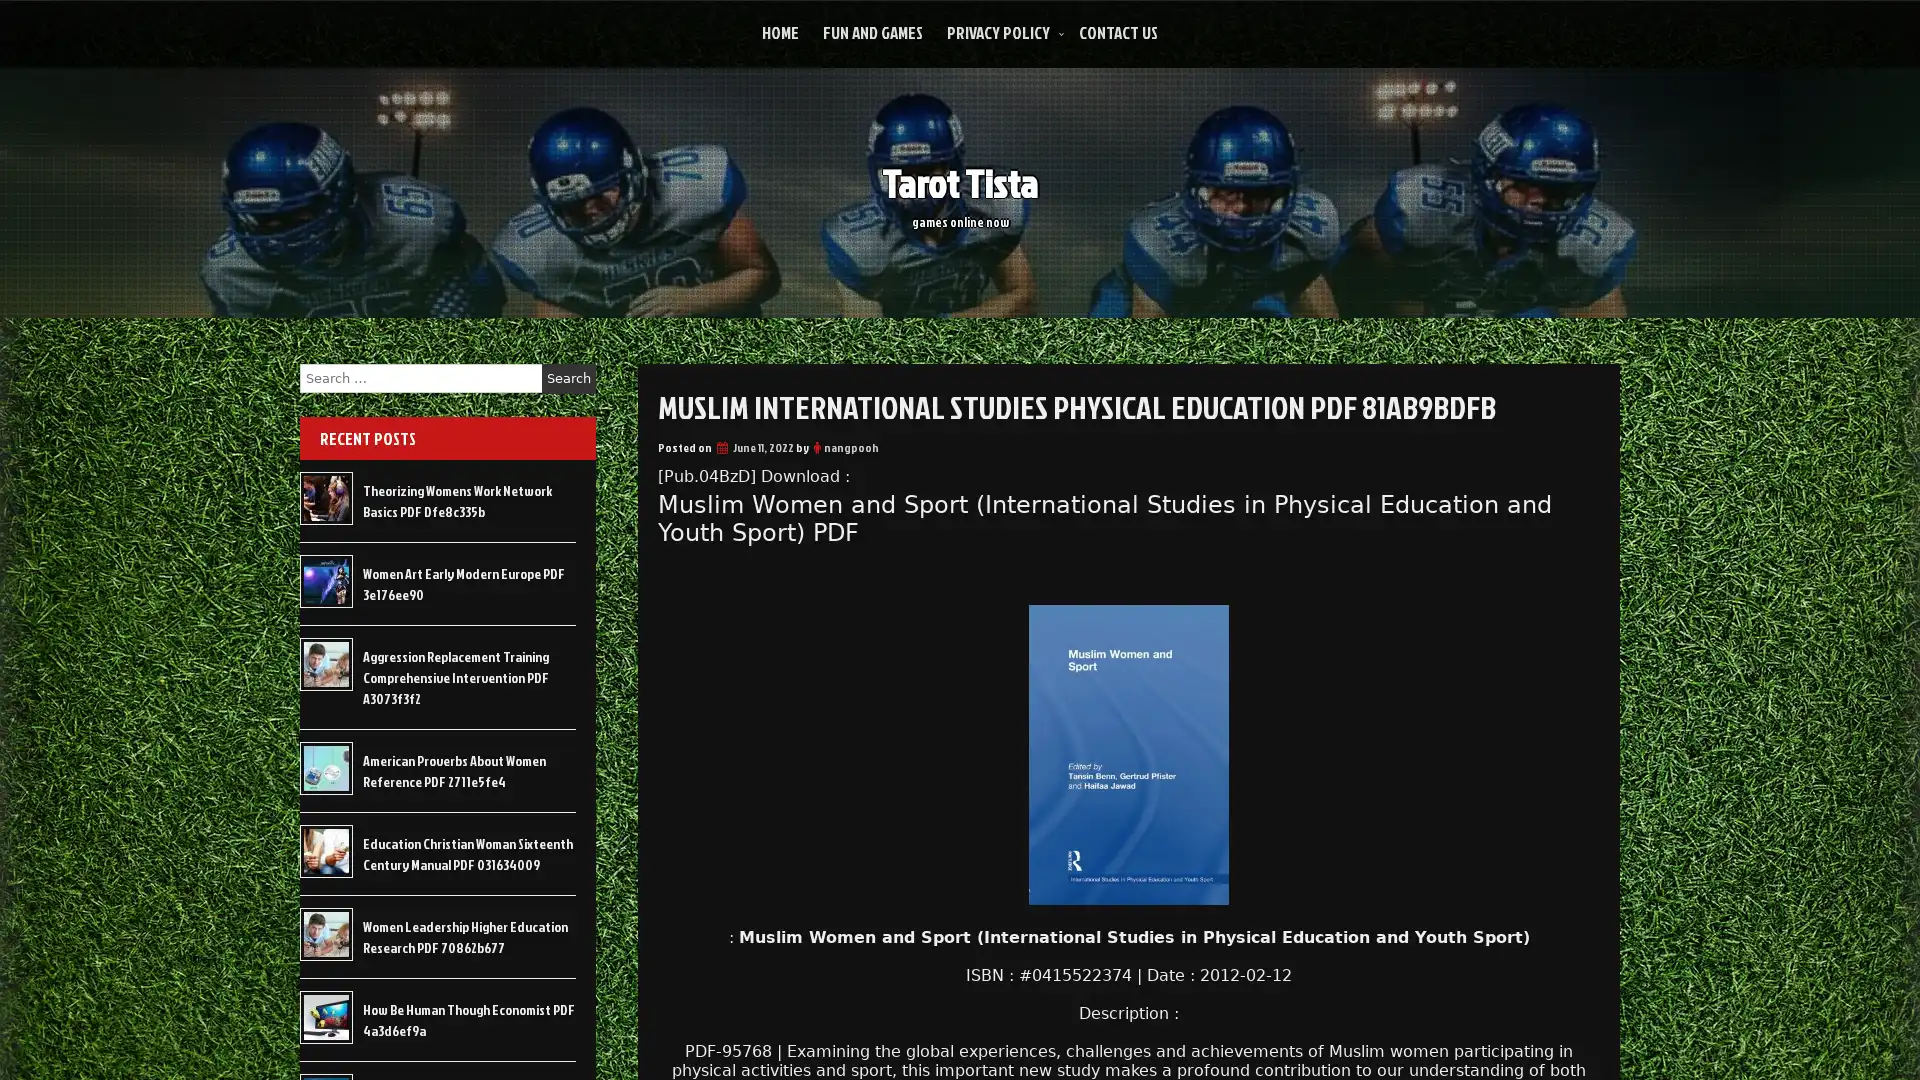 Image resolution: width=1920 pixels, height=1080 pixels. What do you see at coordinates (568, 378) in the screenshot?
I see `Search` at bounding box center [568, 378].